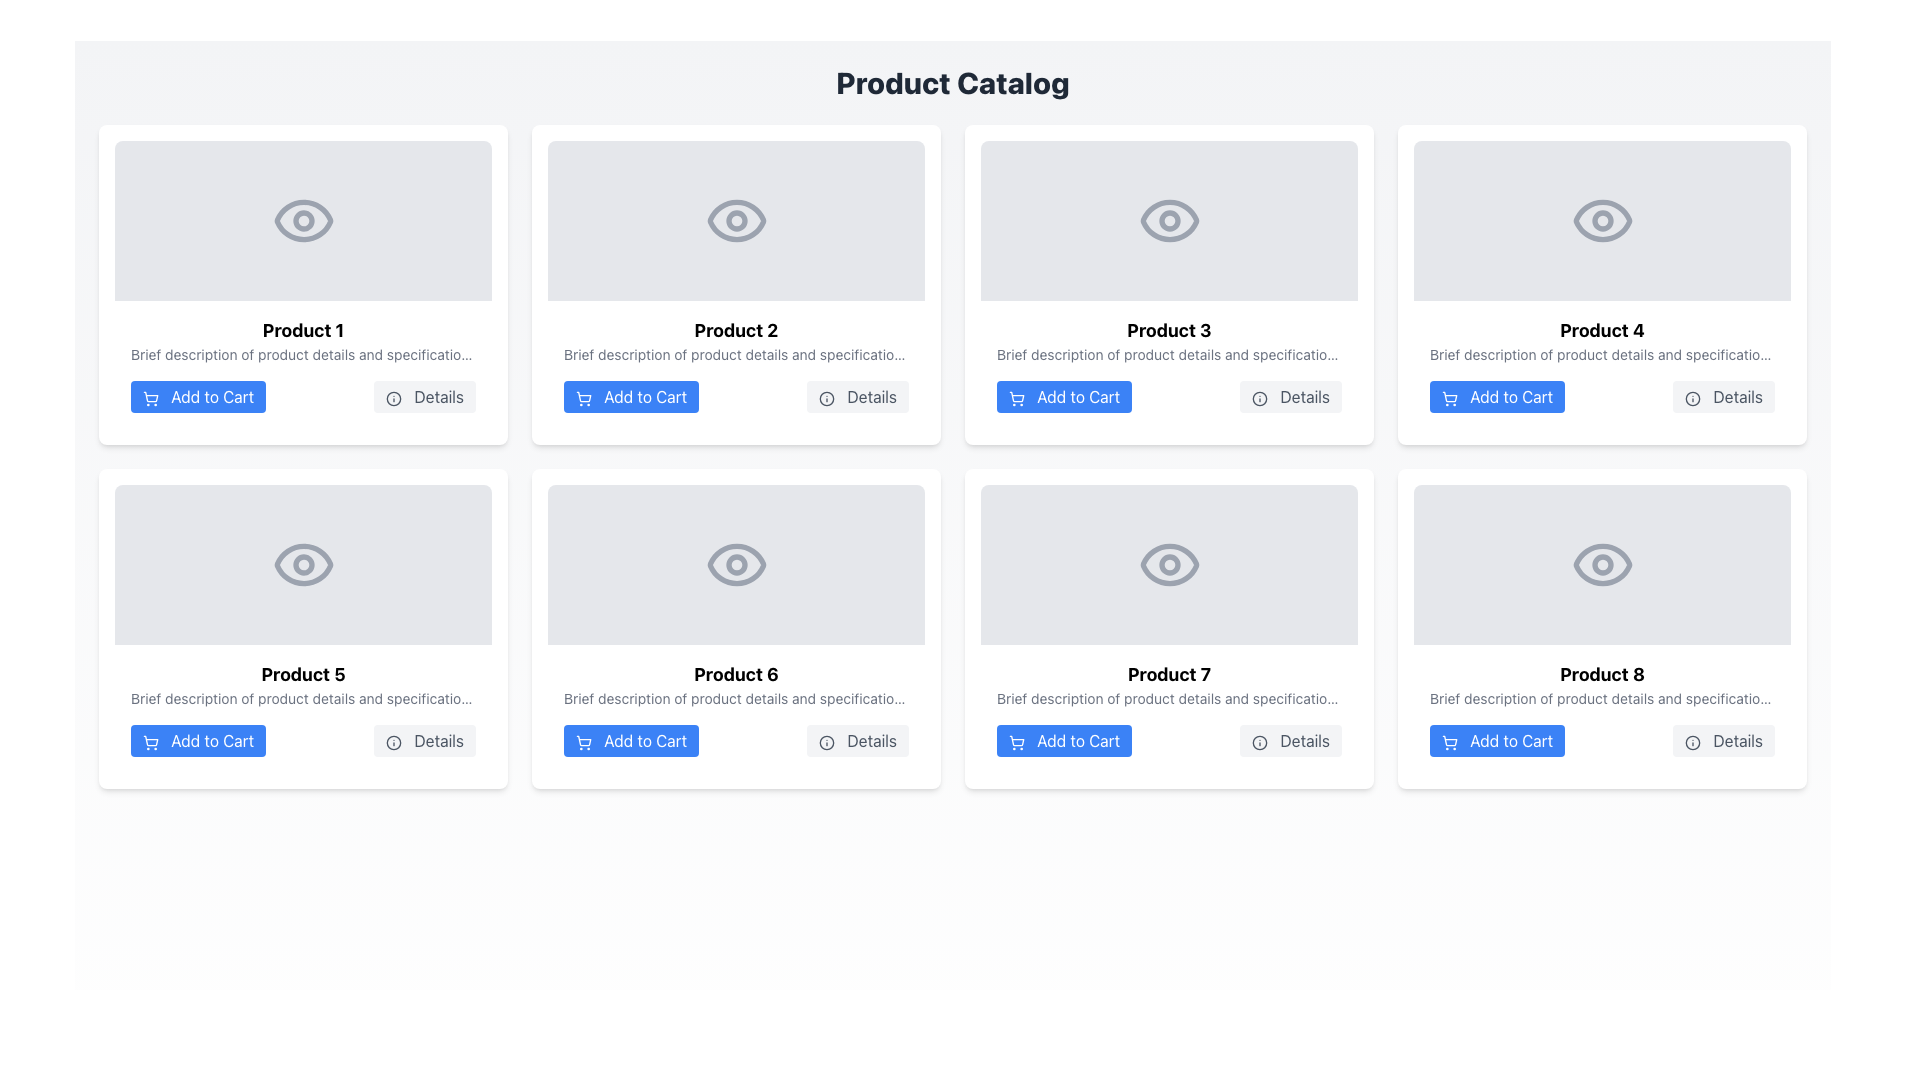 This screenshot has width=1920, height=1080. I want to click on the stylized eye icon representing visibility functionality located in the visual preview section of the 'Product 4' card, so click(1602, 220).